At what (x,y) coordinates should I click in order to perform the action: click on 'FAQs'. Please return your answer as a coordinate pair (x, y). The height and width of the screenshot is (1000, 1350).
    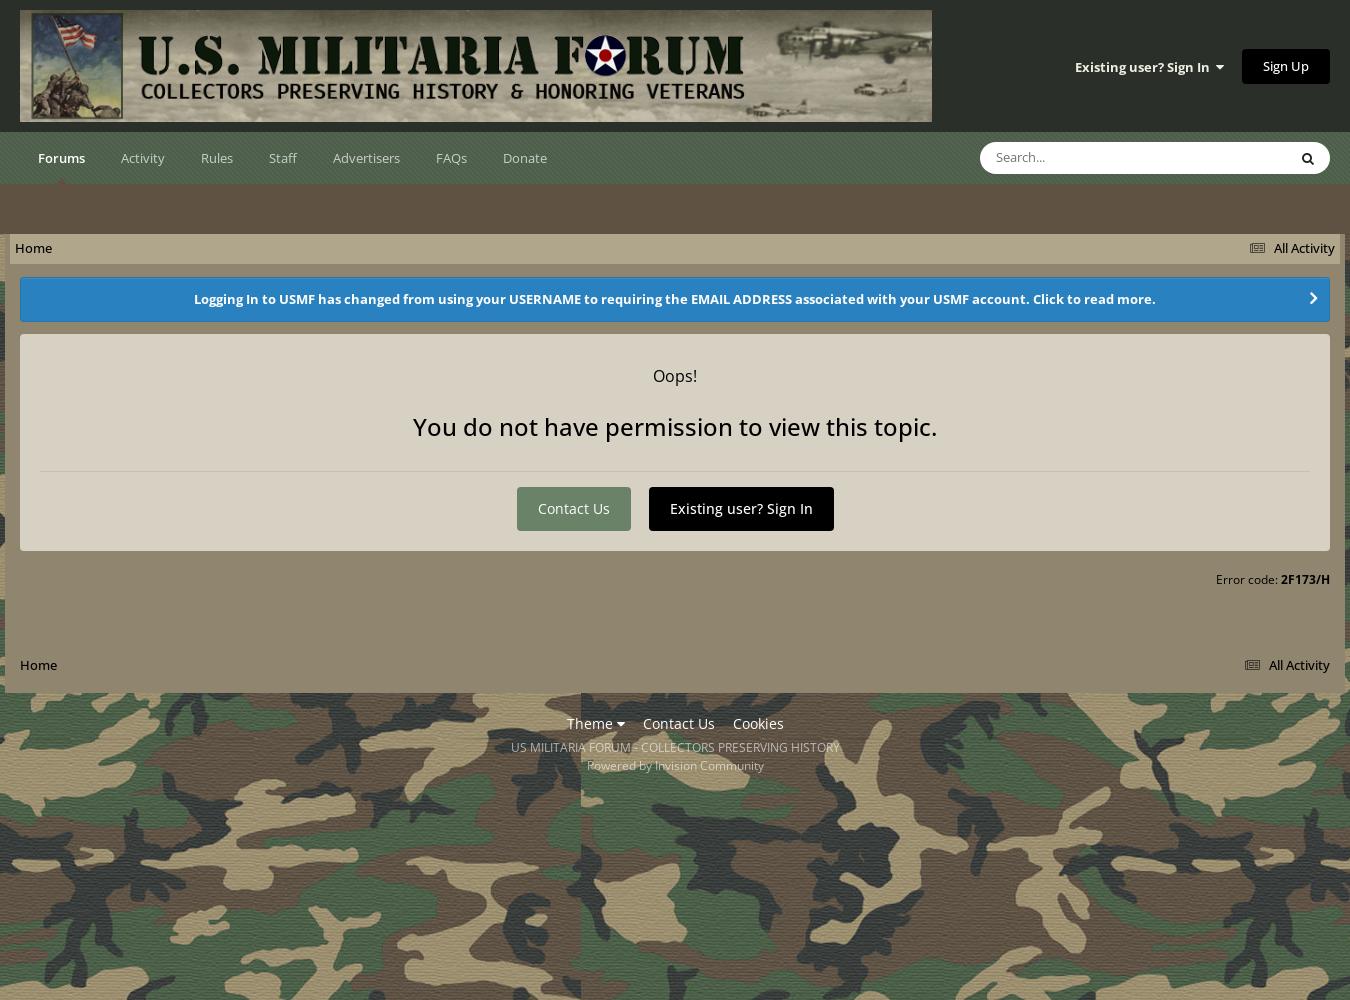
    Looking at the image, I should click on (450, 158).